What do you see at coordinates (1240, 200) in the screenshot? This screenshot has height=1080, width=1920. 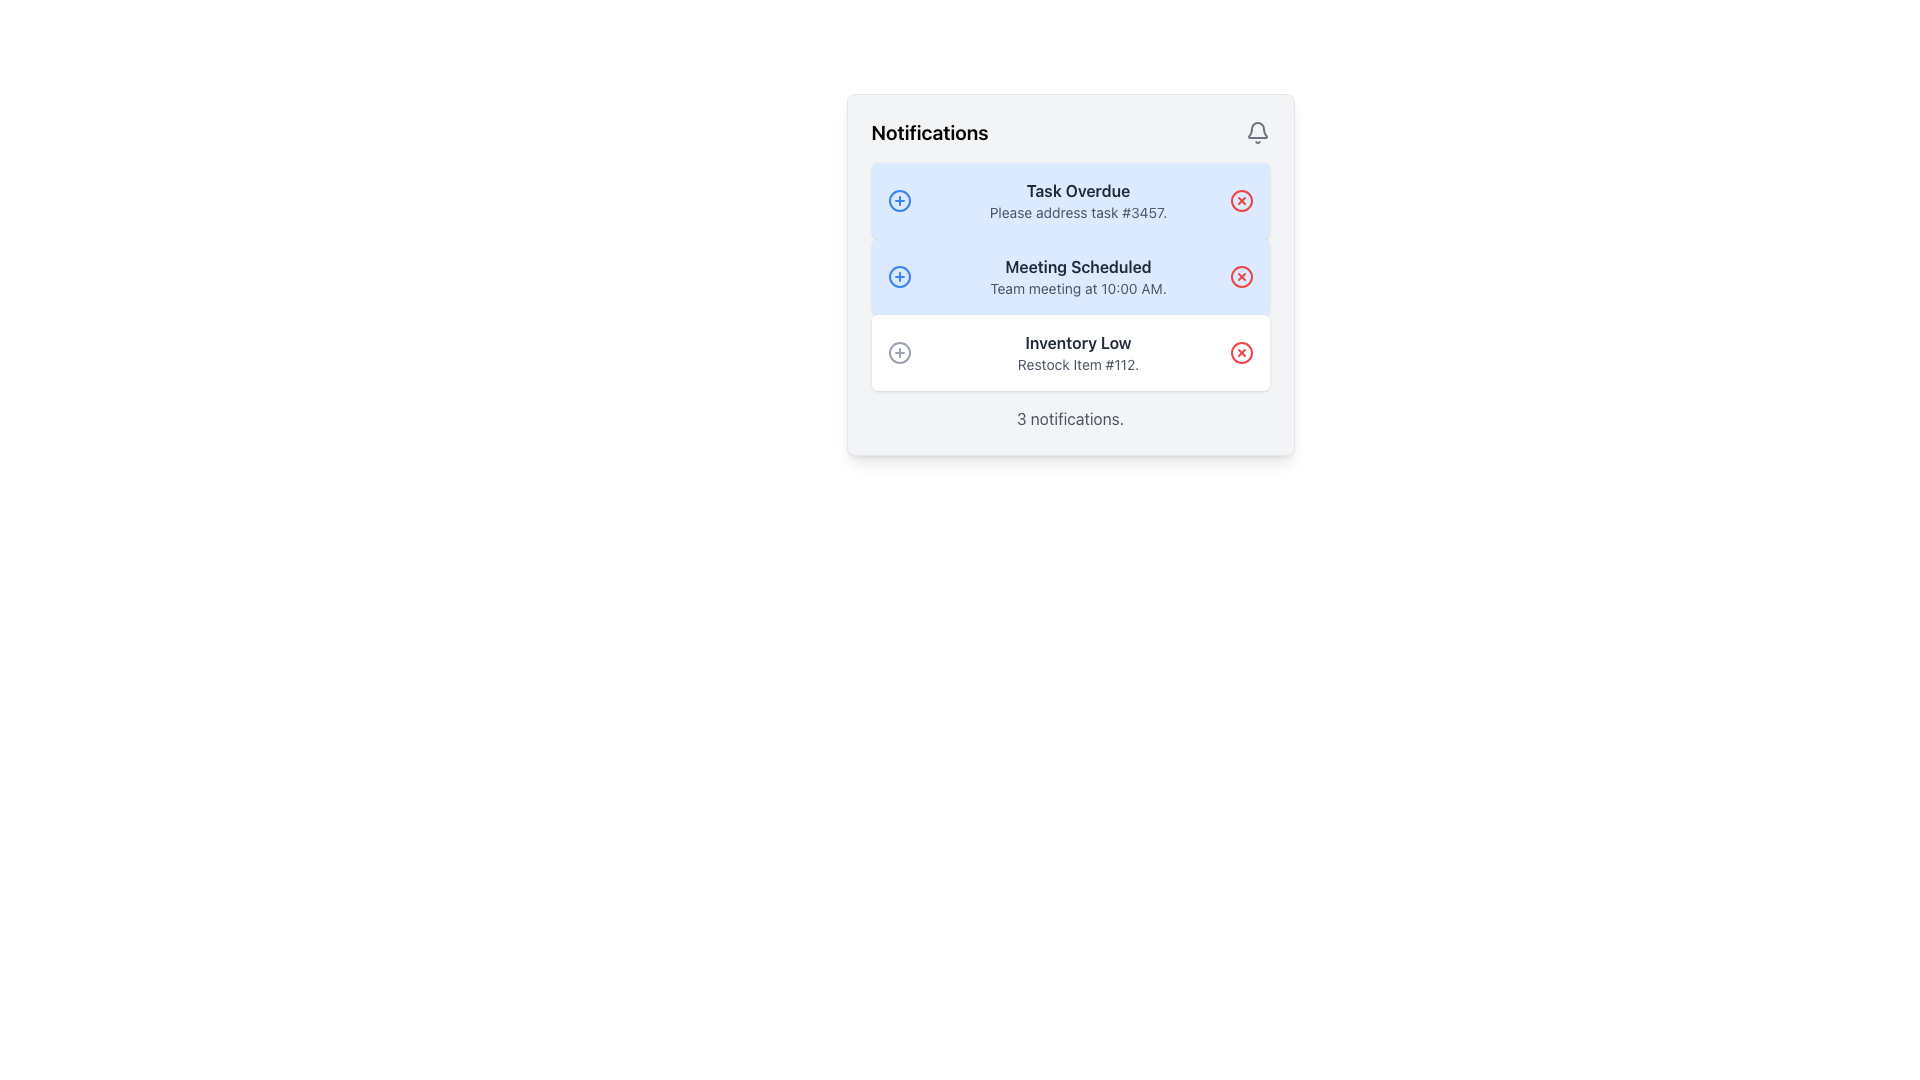 I see `the red circular icon with an 'X' symbol located at the far right of the first notification item under the 'Notifications' header` at bounding box center [1240, 200].